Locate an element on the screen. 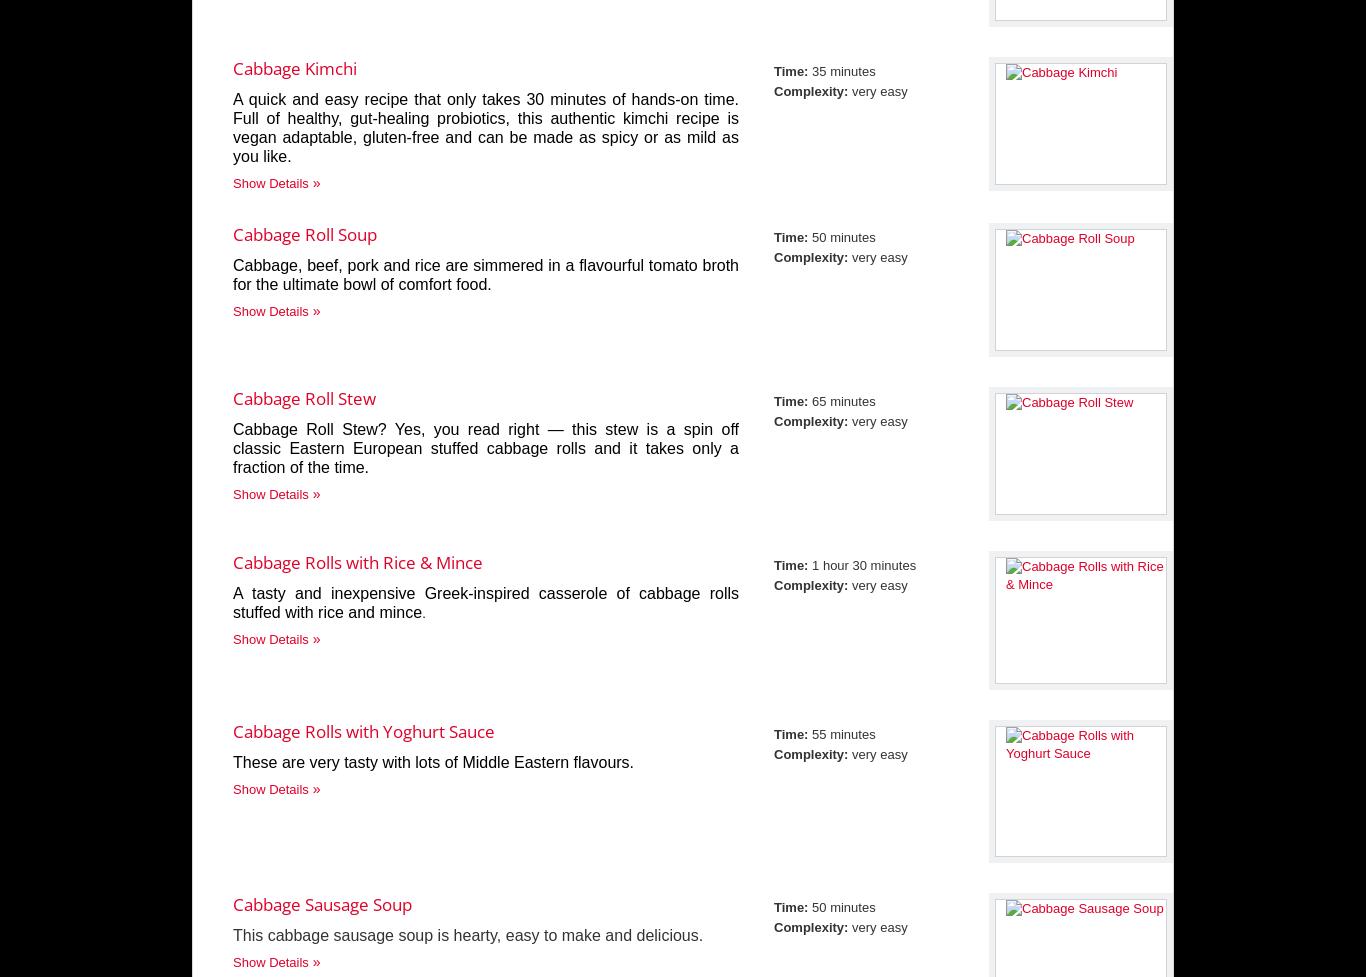 This screenshot has width=1366, height=977. 'Cabbage Kimchi' is located at coordinates (295, 68).